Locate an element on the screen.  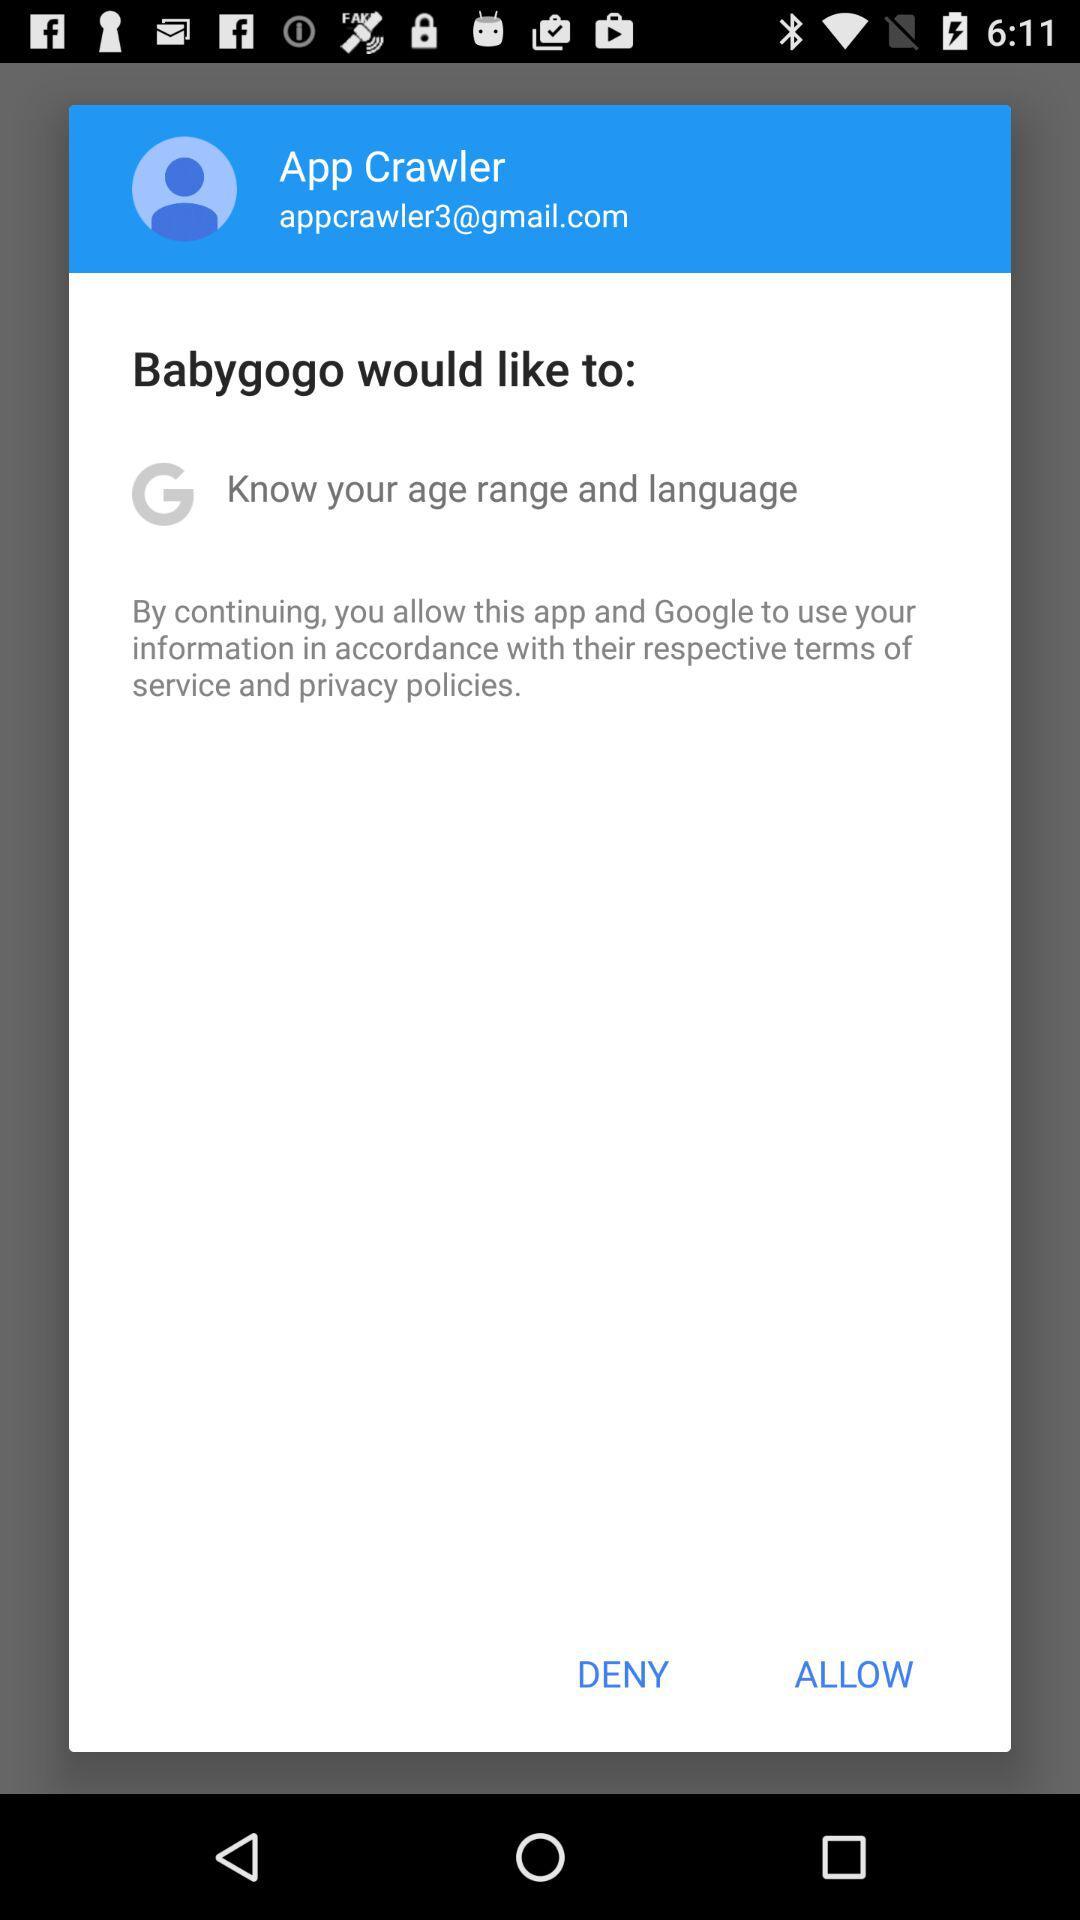
the know your age is located at coordinates (511, 487).